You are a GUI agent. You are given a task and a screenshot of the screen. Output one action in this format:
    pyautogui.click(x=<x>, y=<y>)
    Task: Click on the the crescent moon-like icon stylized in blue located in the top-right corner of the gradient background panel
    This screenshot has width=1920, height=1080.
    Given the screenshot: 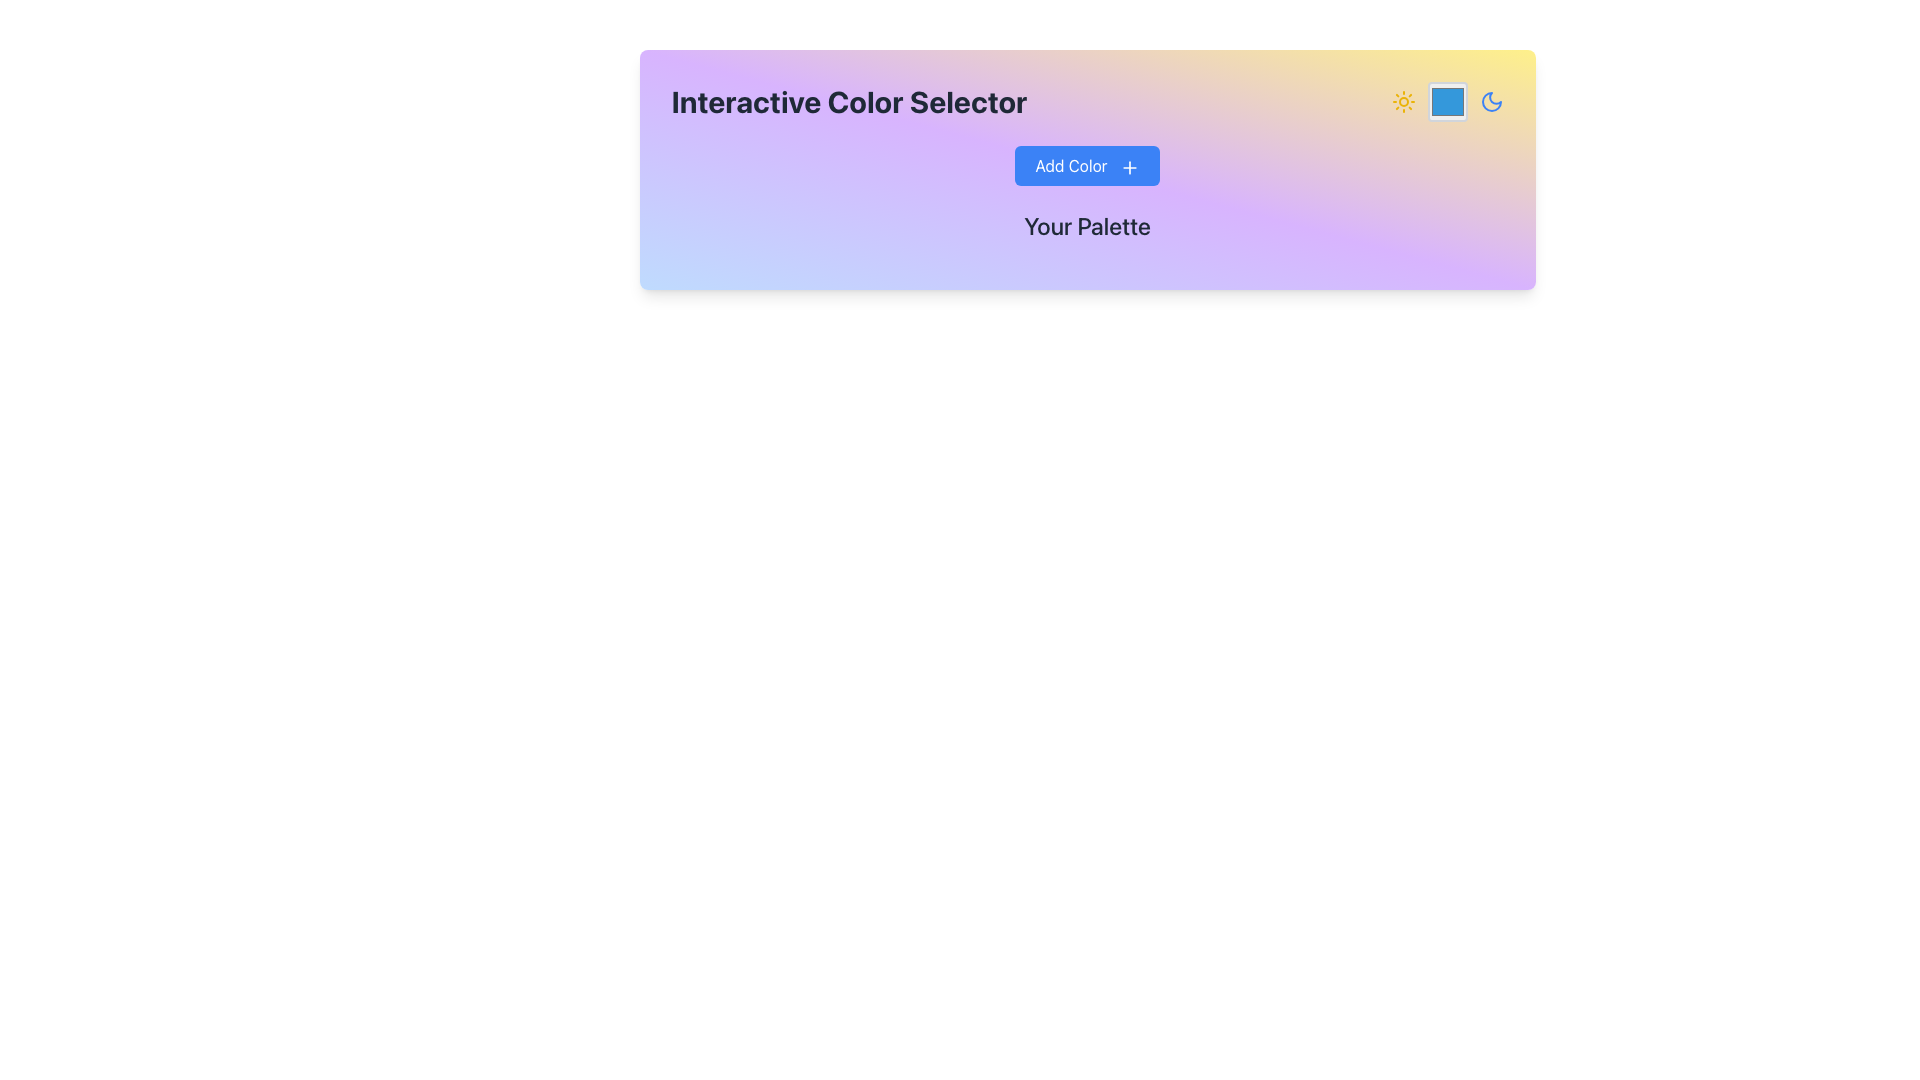 What is the action you would take?
    pyautogui.click(x=1491, y=101)
    